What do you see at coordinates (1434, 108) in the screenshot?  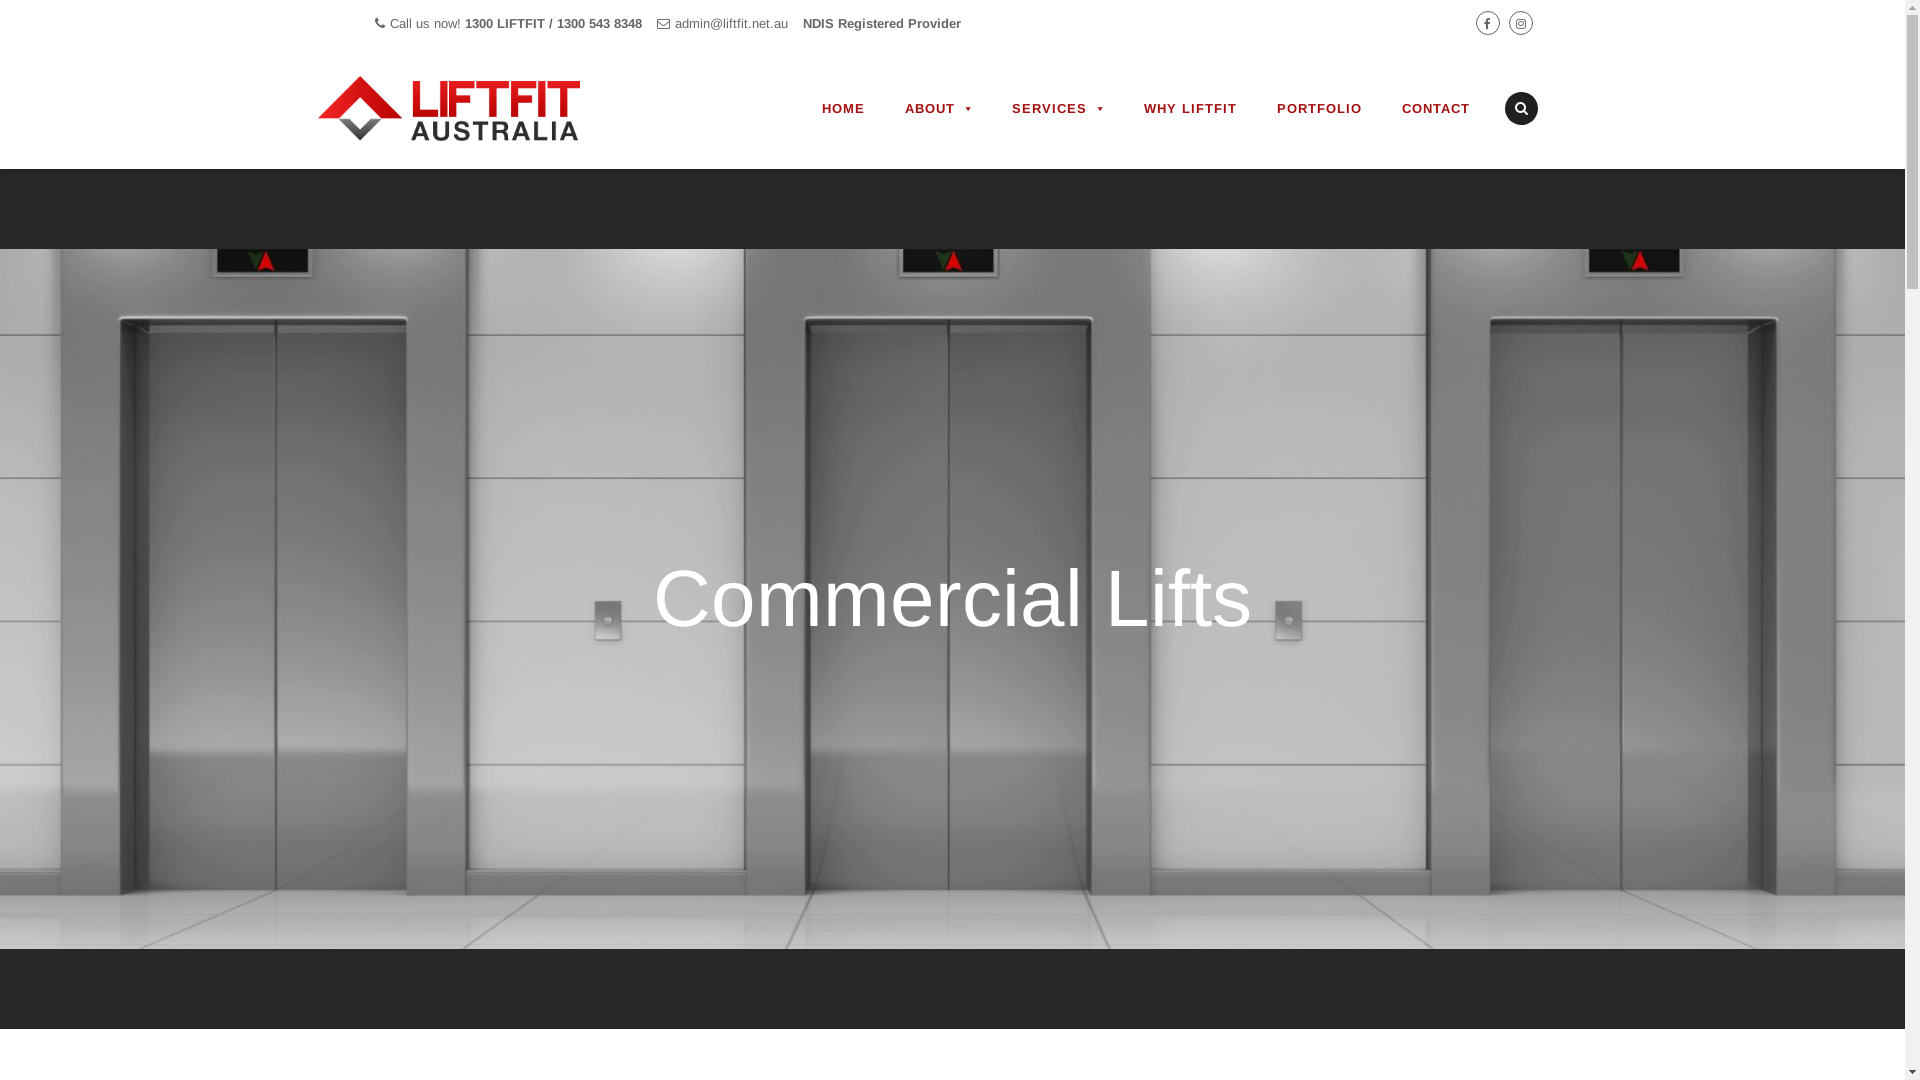 I see `'CONTACT'` at bounding box center [1434, 108].